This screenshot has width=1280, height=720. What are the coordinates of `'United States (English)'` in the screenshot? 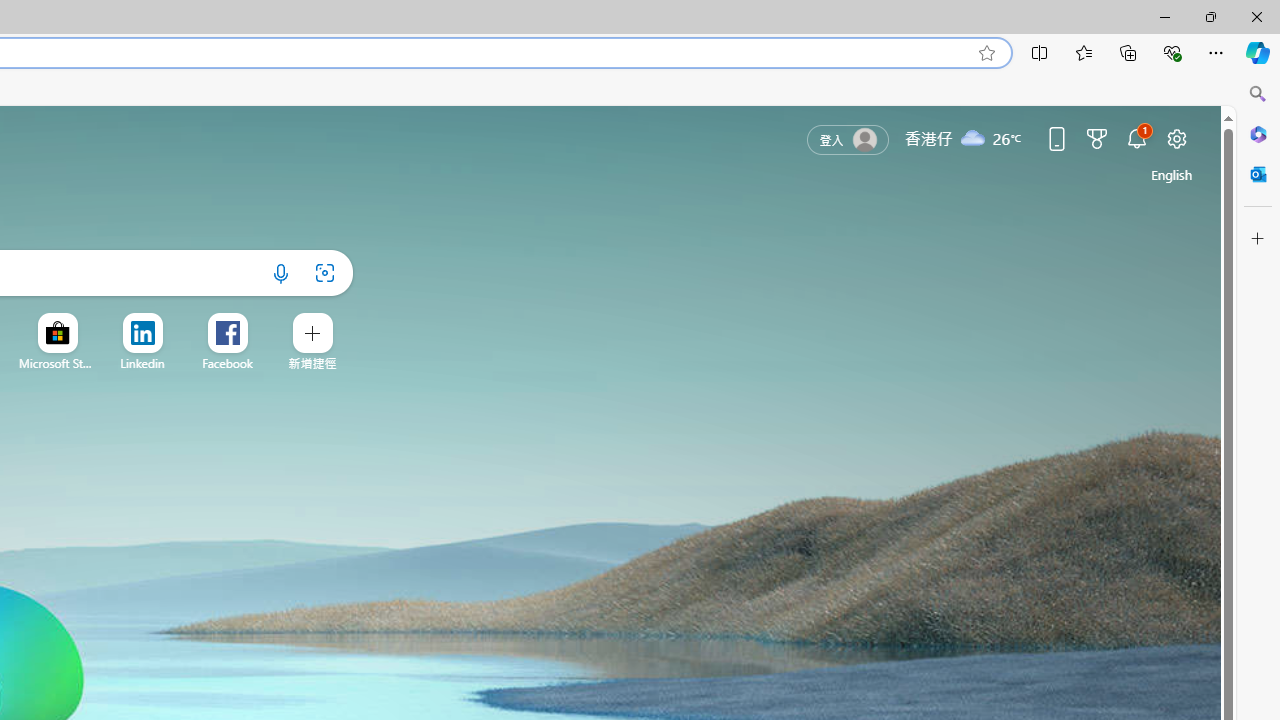 It's located at (1171, 173).